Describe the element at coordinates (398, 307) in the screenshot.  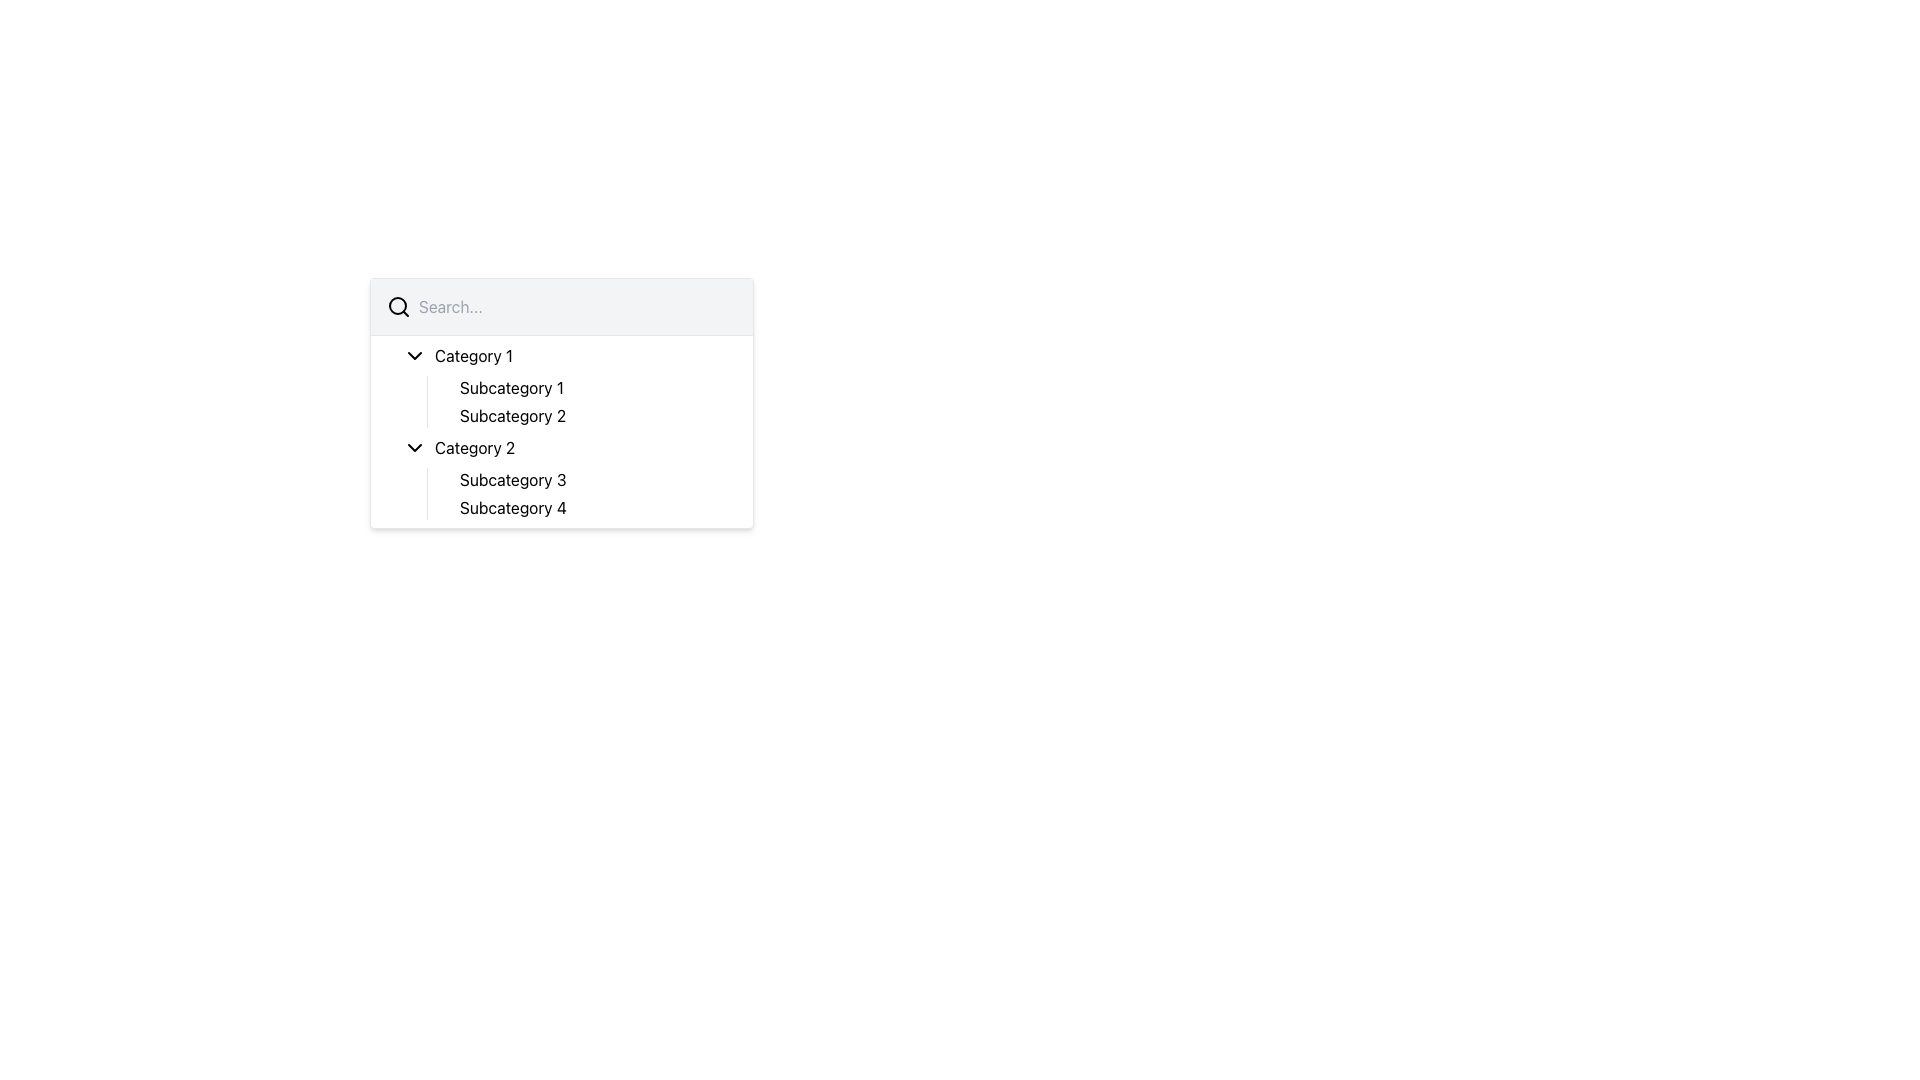
I see `the search icon located at the top-left corner of the interface` at that location.